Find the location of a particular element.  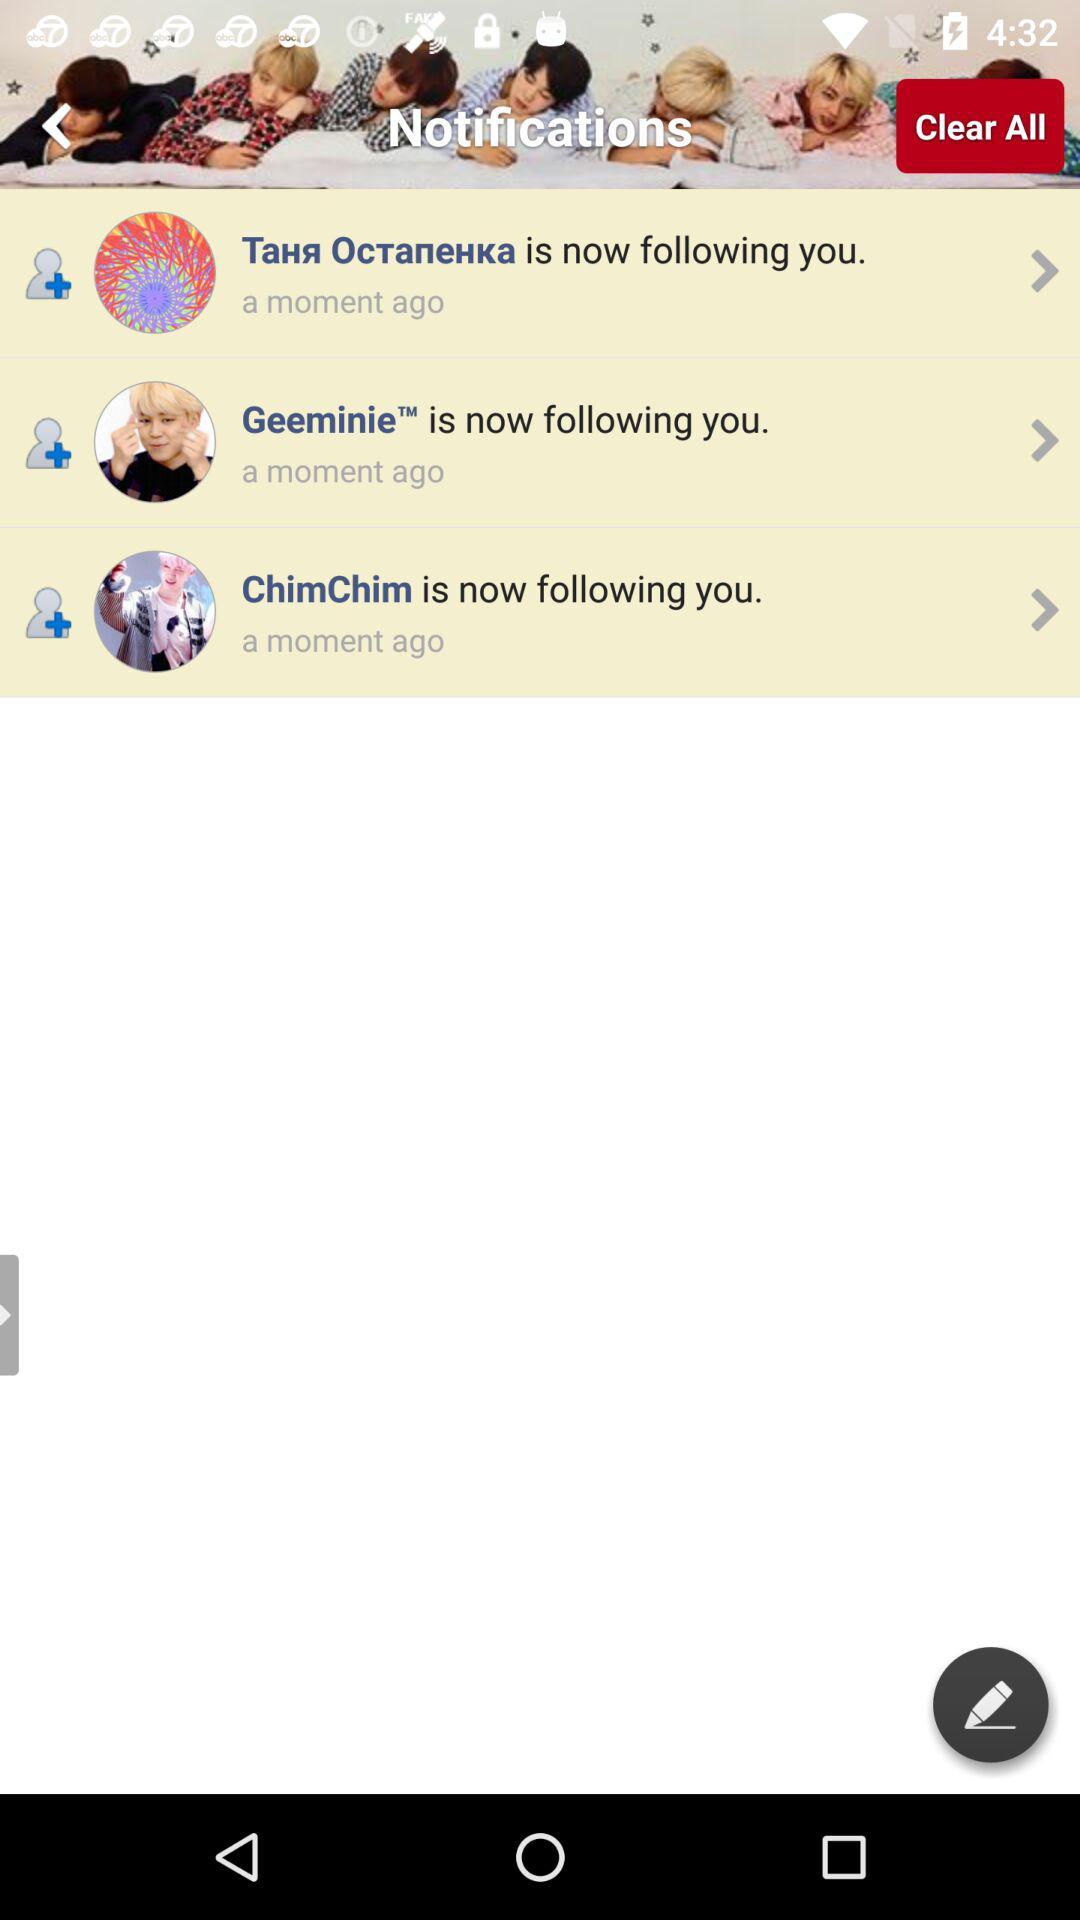

go back is located at coordinates (59, 124).